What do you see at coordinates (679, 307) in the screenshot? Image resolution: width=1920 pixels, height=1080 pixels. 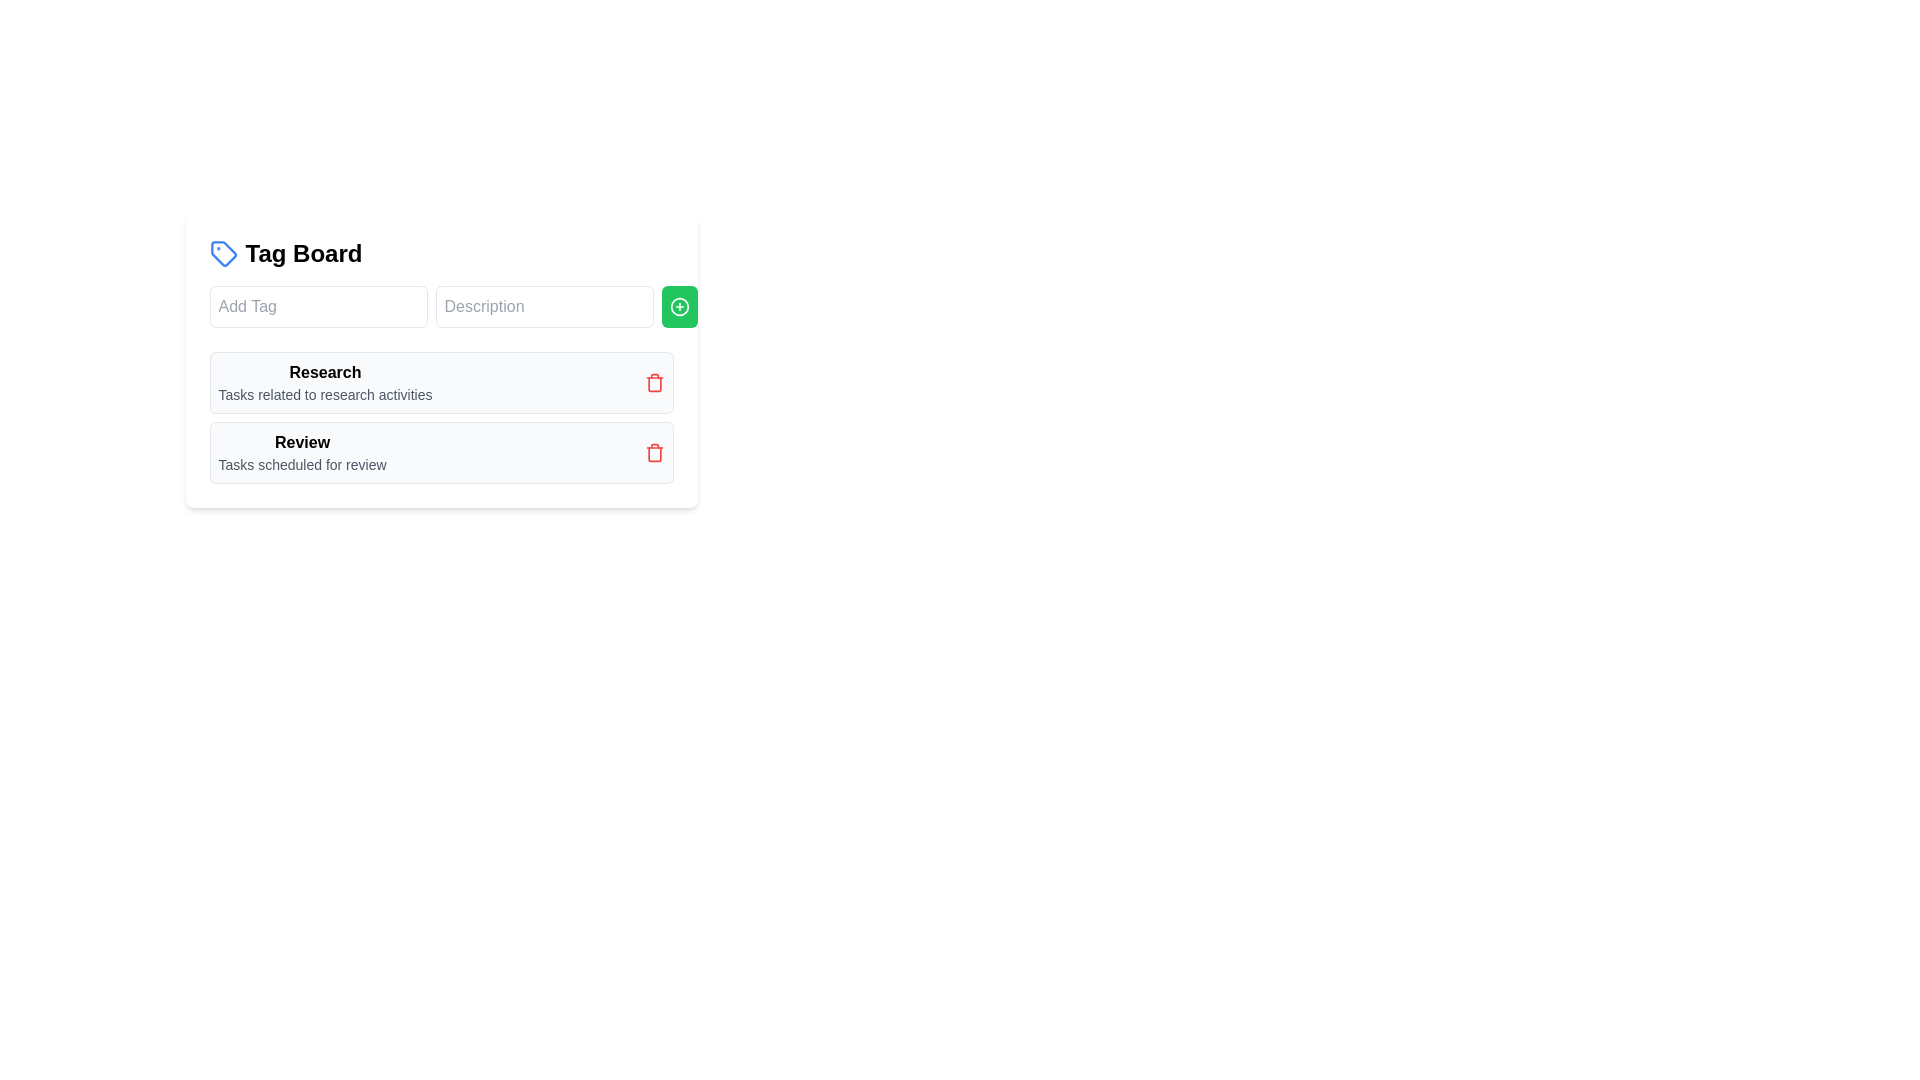 I see `the green rectangular button with a plus sign icon by` at bounding box center [679, 307].